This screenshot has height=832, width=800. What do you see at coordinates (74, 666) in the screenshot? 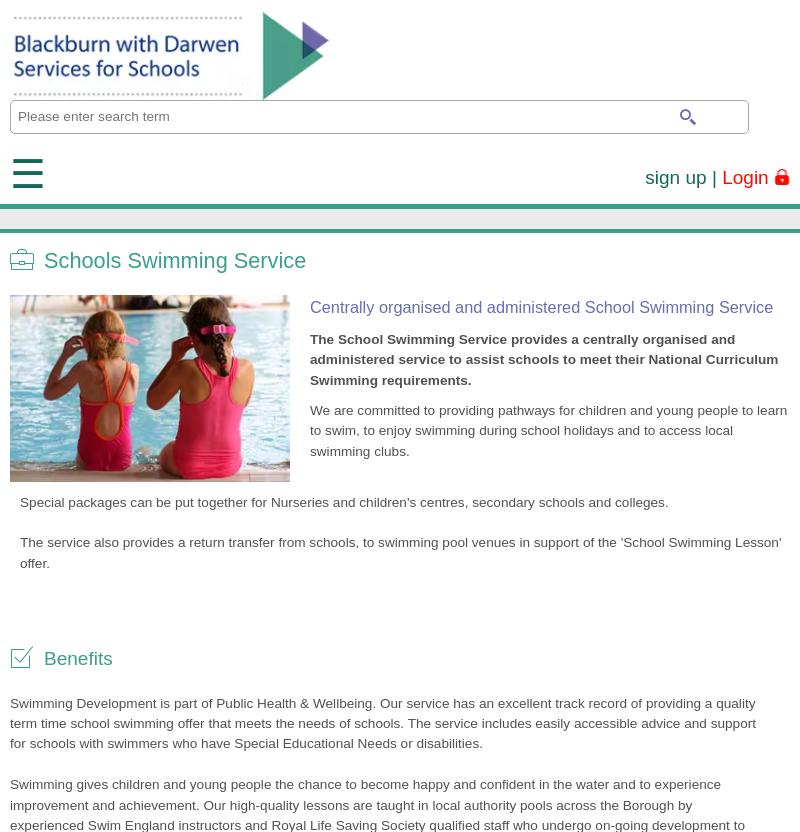
I see `'Please contact us'` at bounding box center [74, 666].